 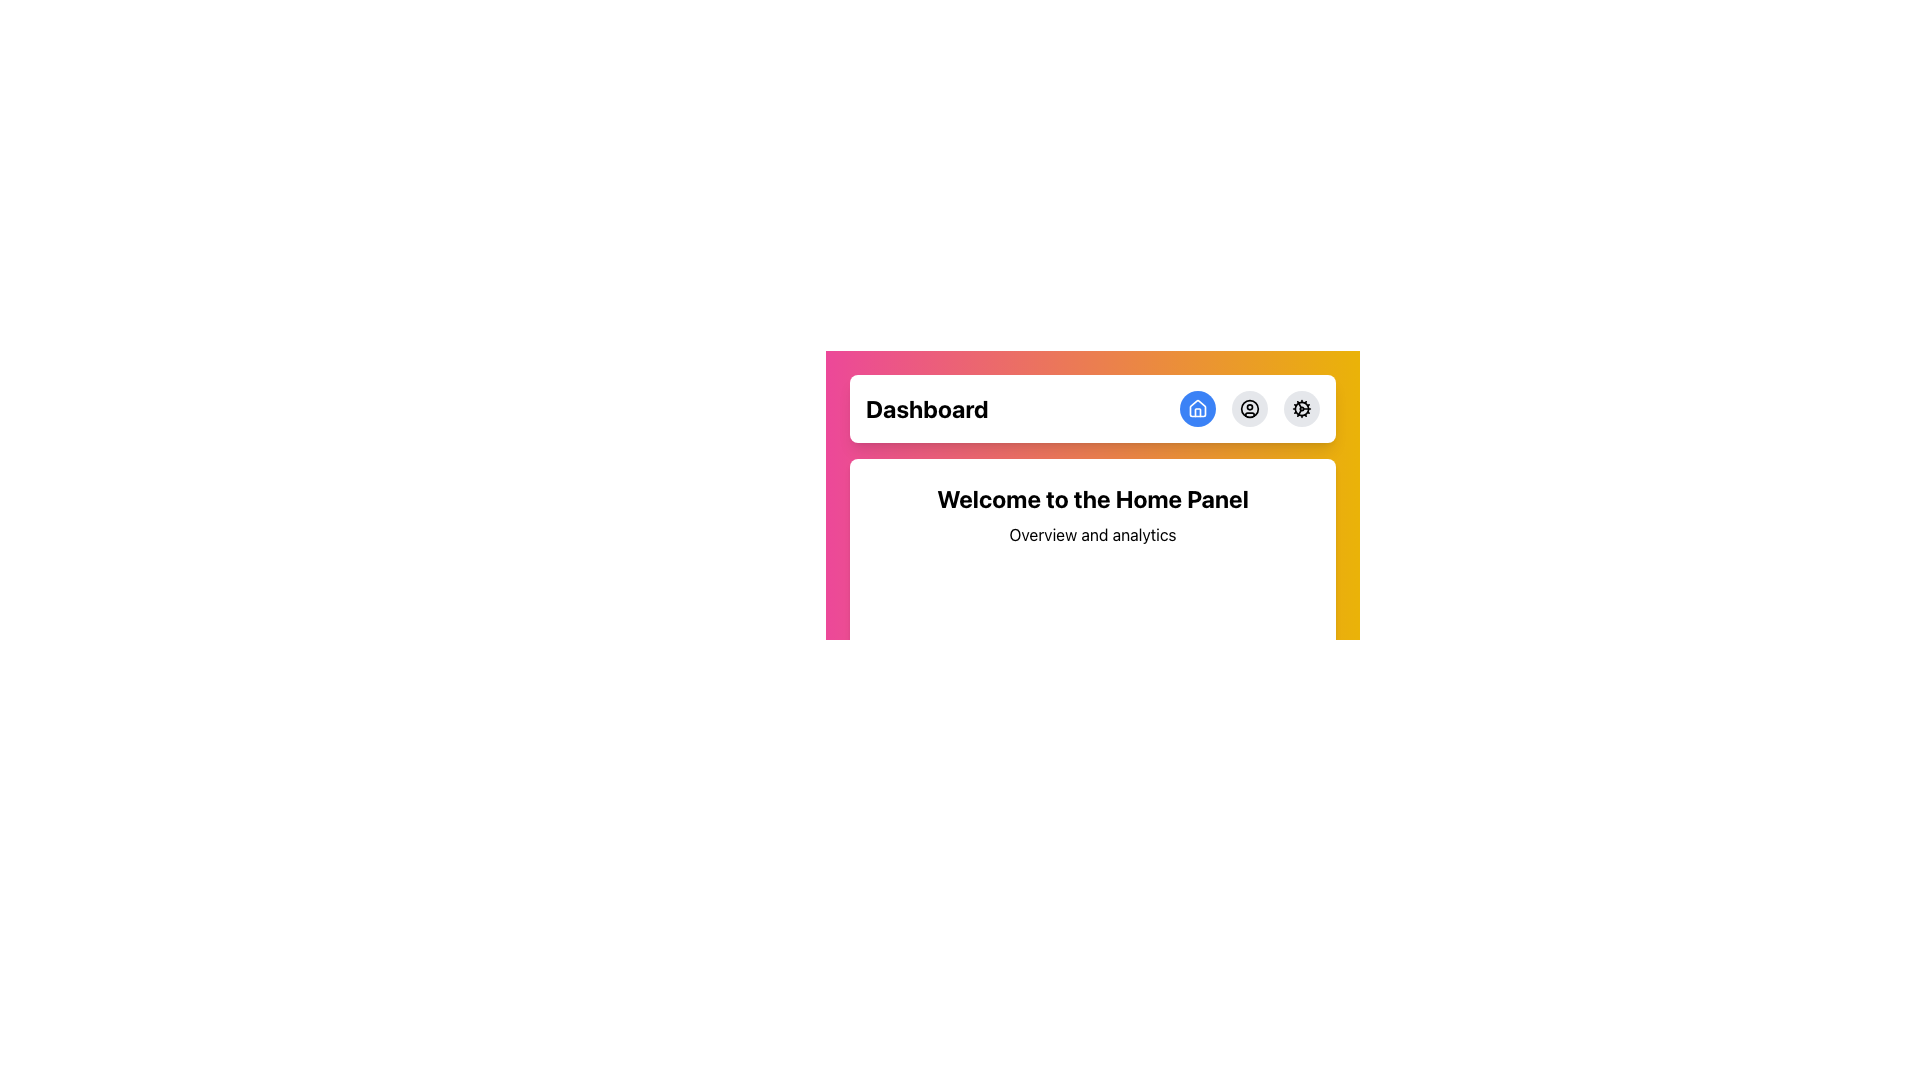 I want to click on the leftmost button located near the upper-right corner of the user interface, so click(x=1198, y=407).